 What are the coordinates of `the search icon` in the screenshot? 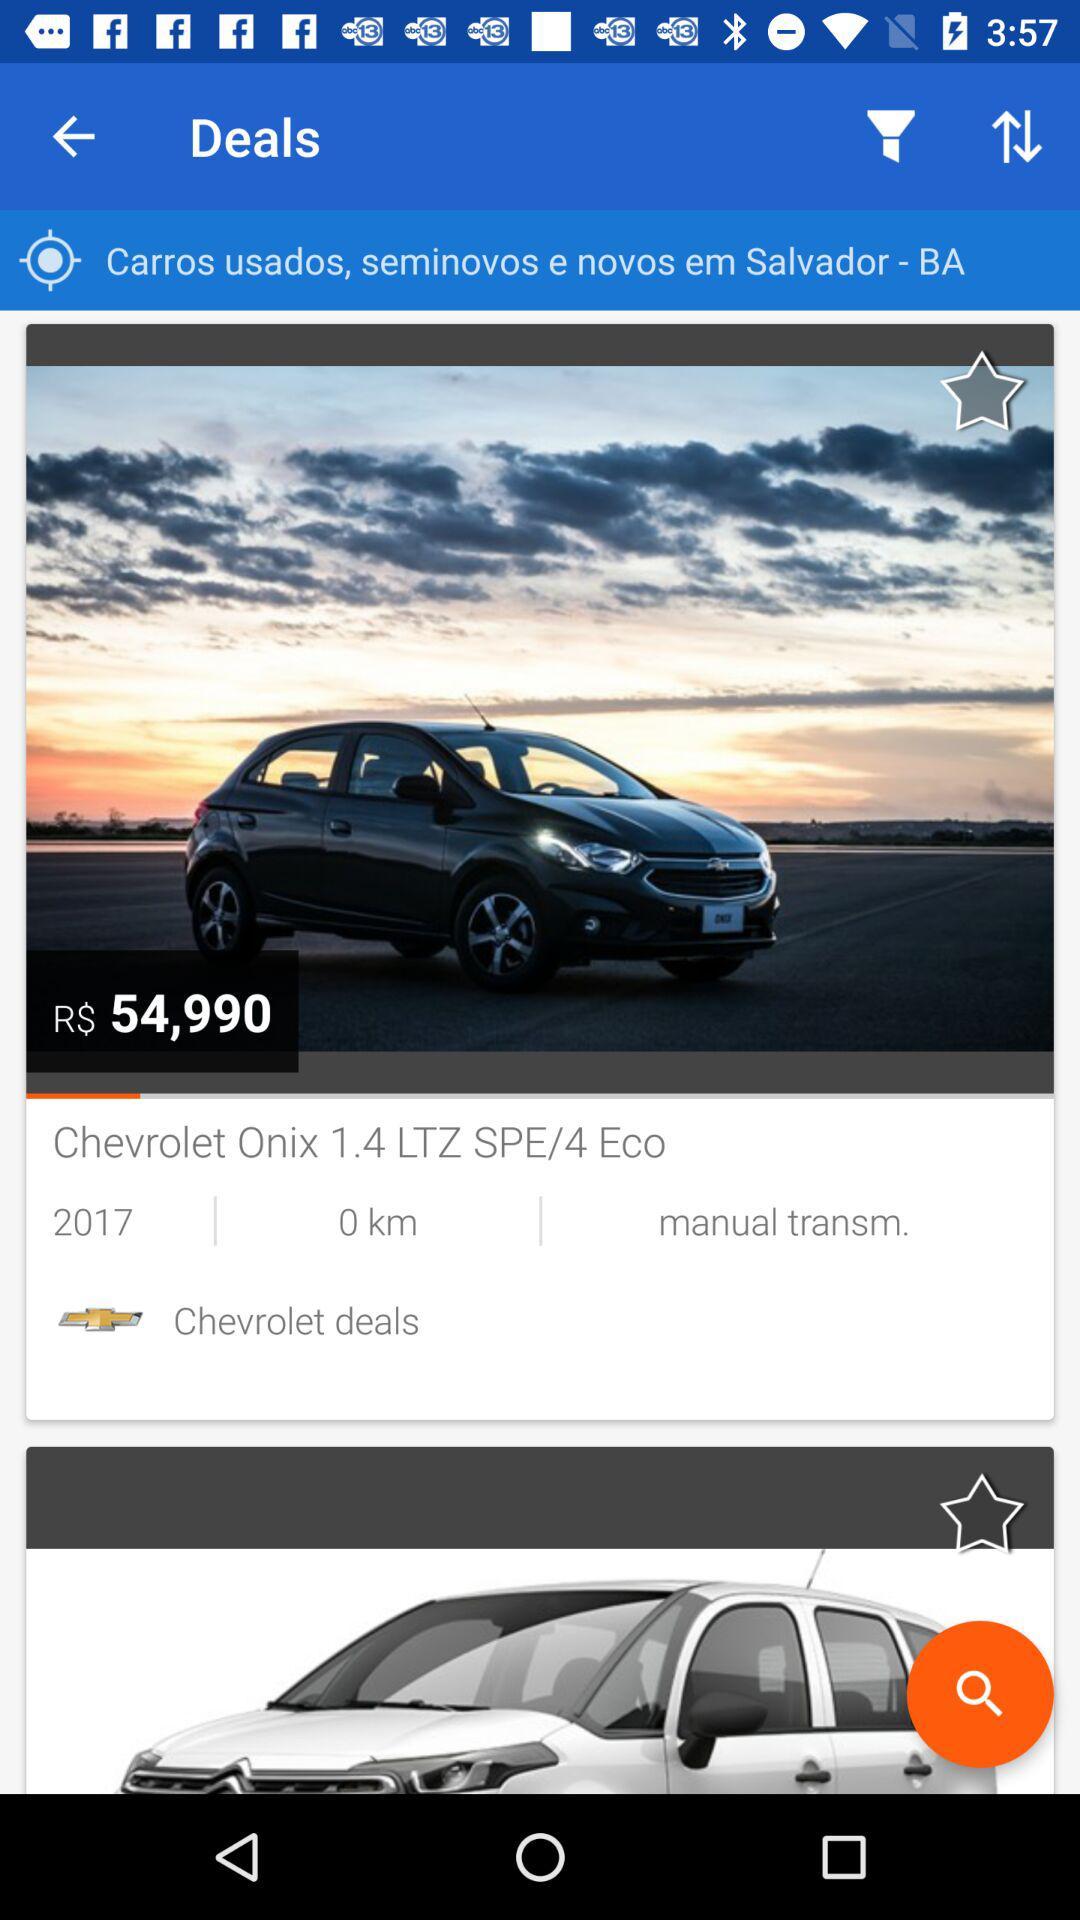 It's located at (979, 1693).